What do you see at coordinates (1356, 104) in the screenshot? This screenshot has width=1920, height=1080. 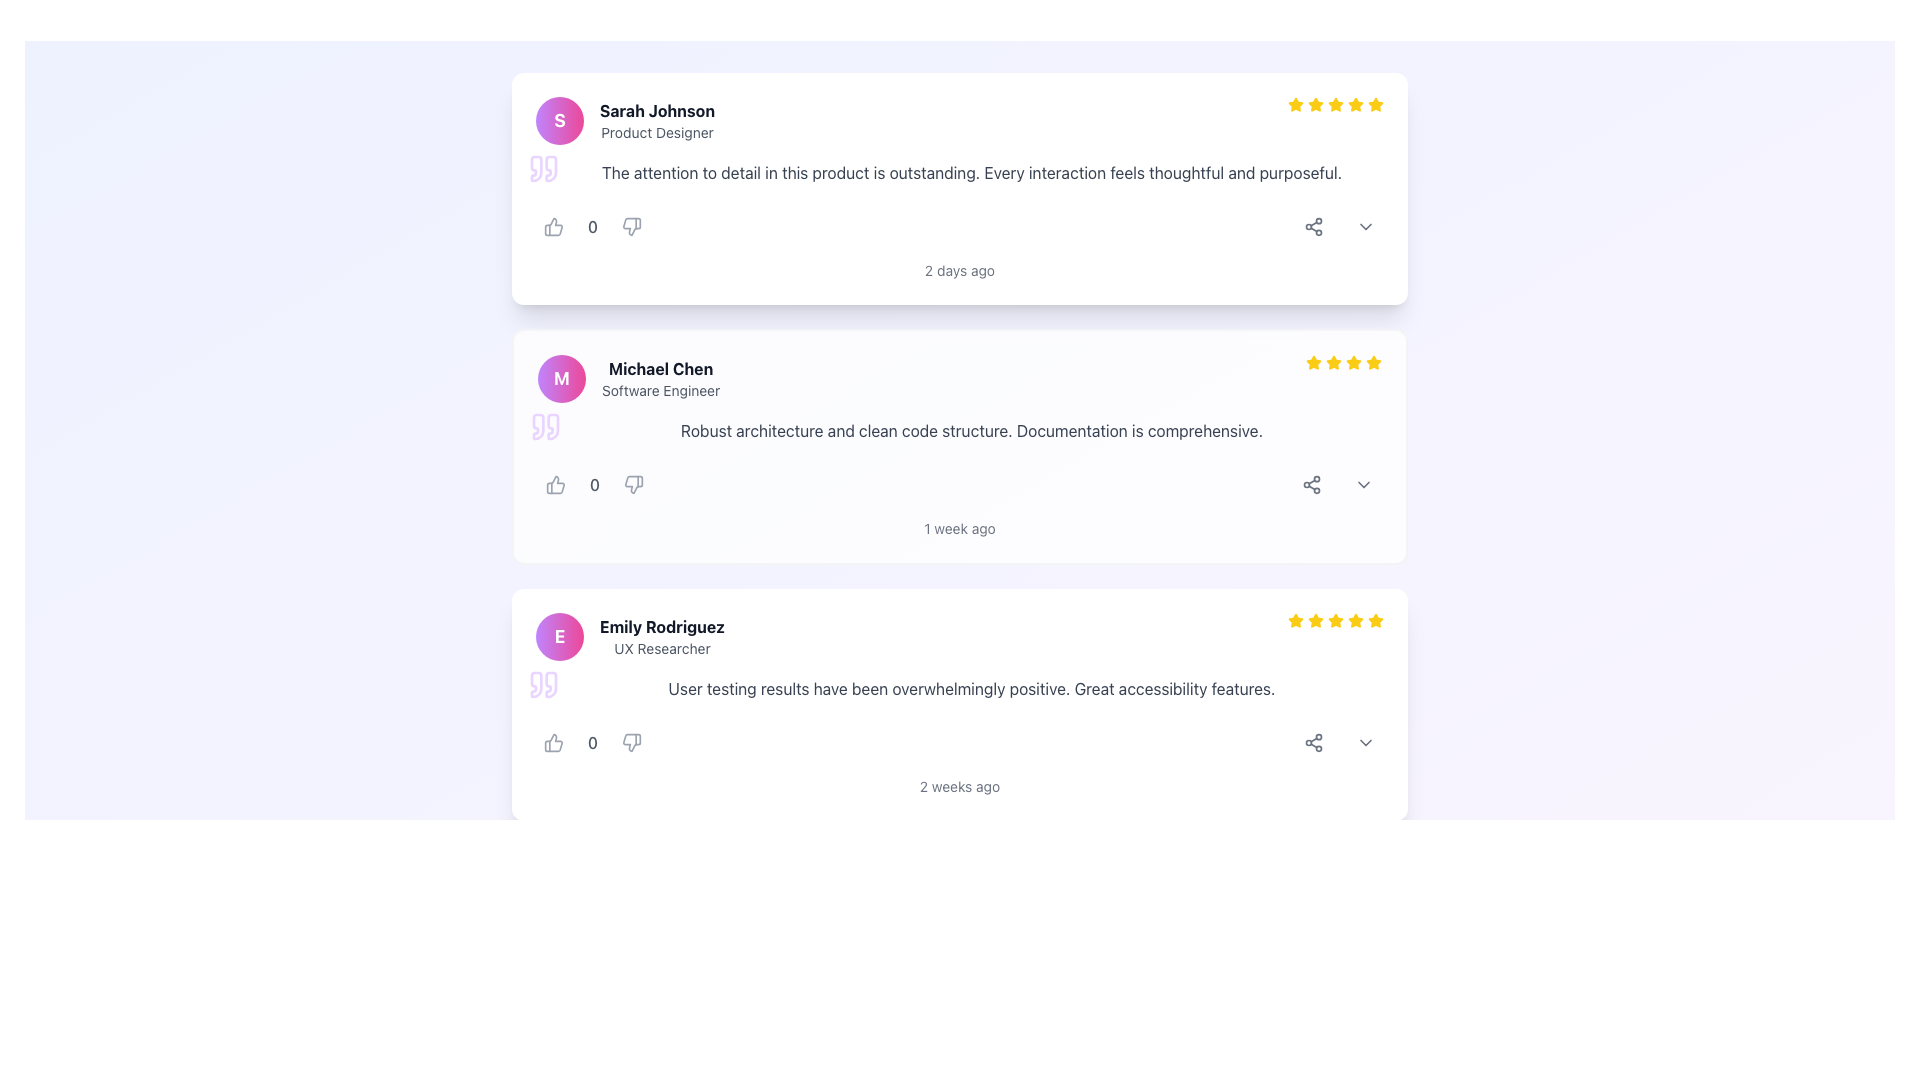 I see `the sixth yellow star icon in the top-right area of the review card by Sarah Johnson` at bounding box center [1356, 104].